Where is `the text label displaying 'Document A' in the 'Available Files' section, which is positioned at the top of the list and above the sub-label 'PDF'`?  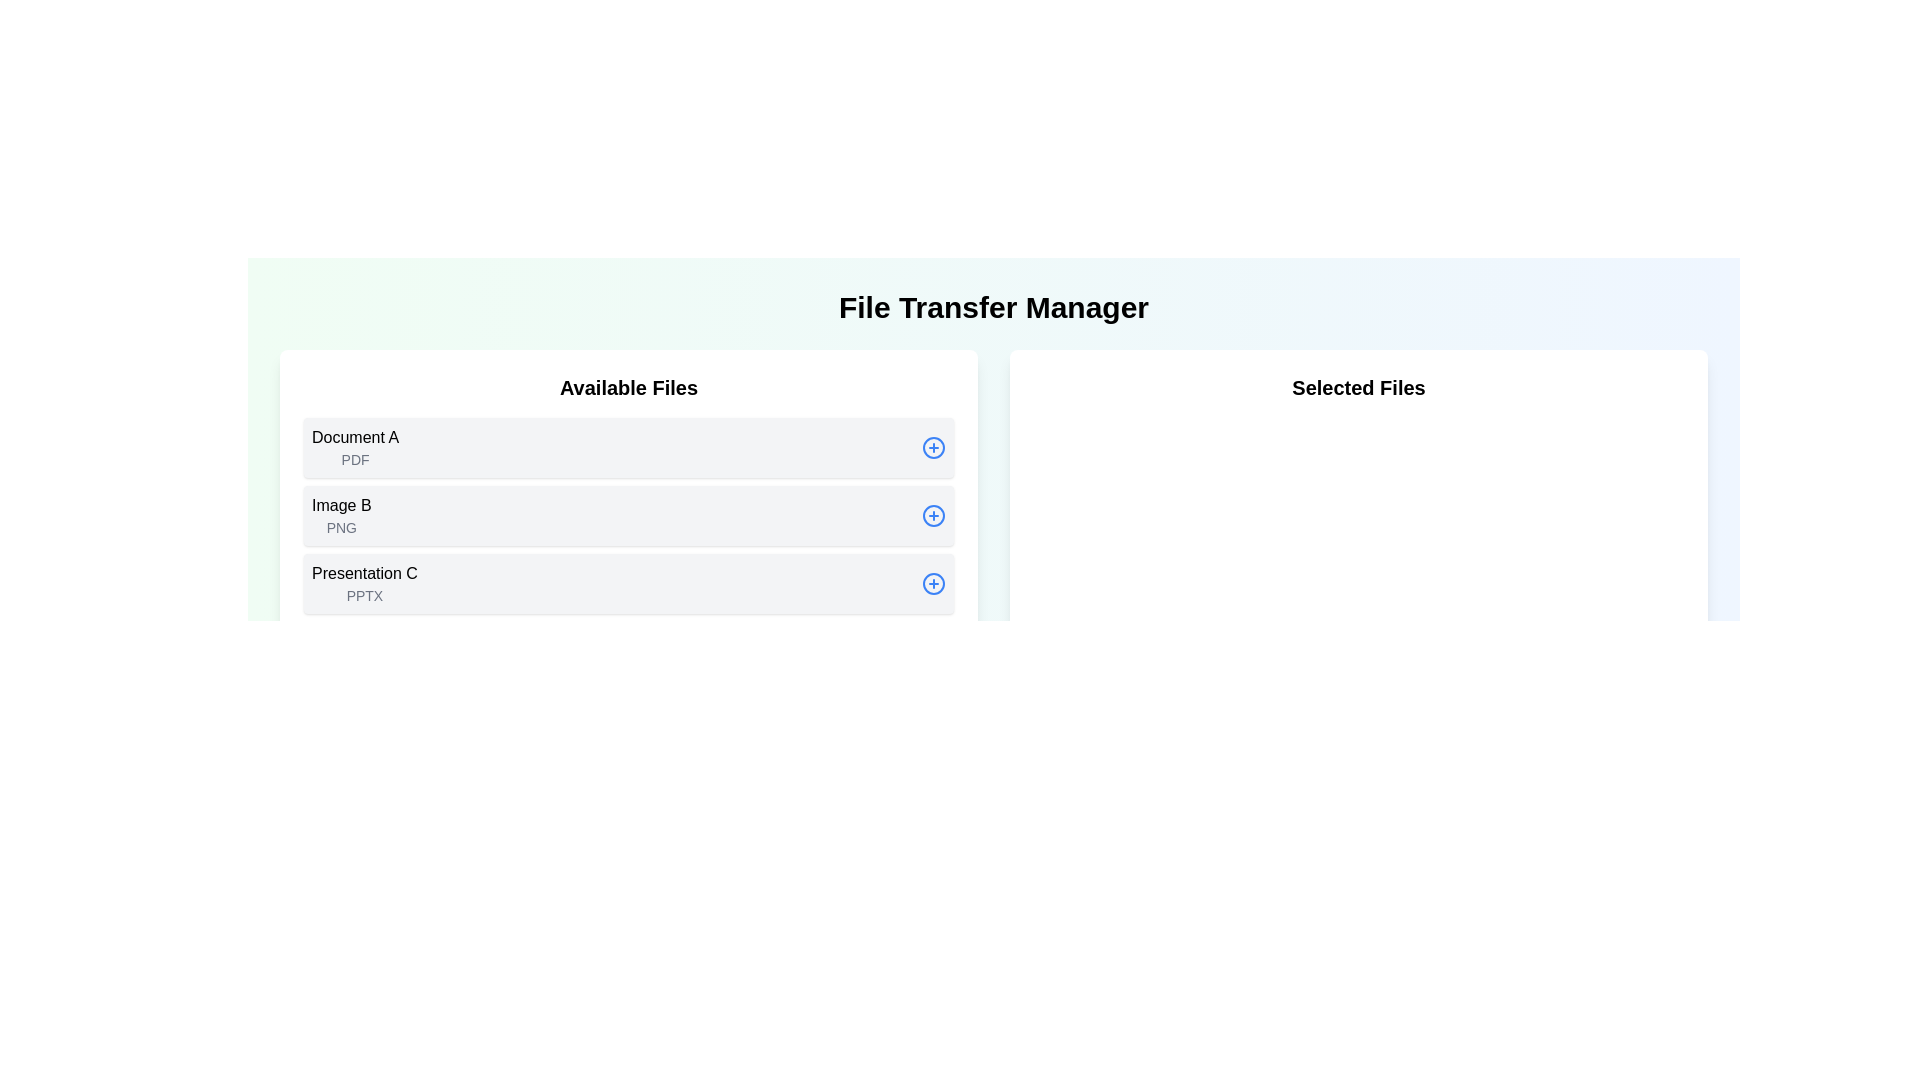 the text label displaying 'Document A' in the 'Available Files' section, which is positioned at the top of the list and above the sub-label 'PDF' is located at coordinates (355, 436).